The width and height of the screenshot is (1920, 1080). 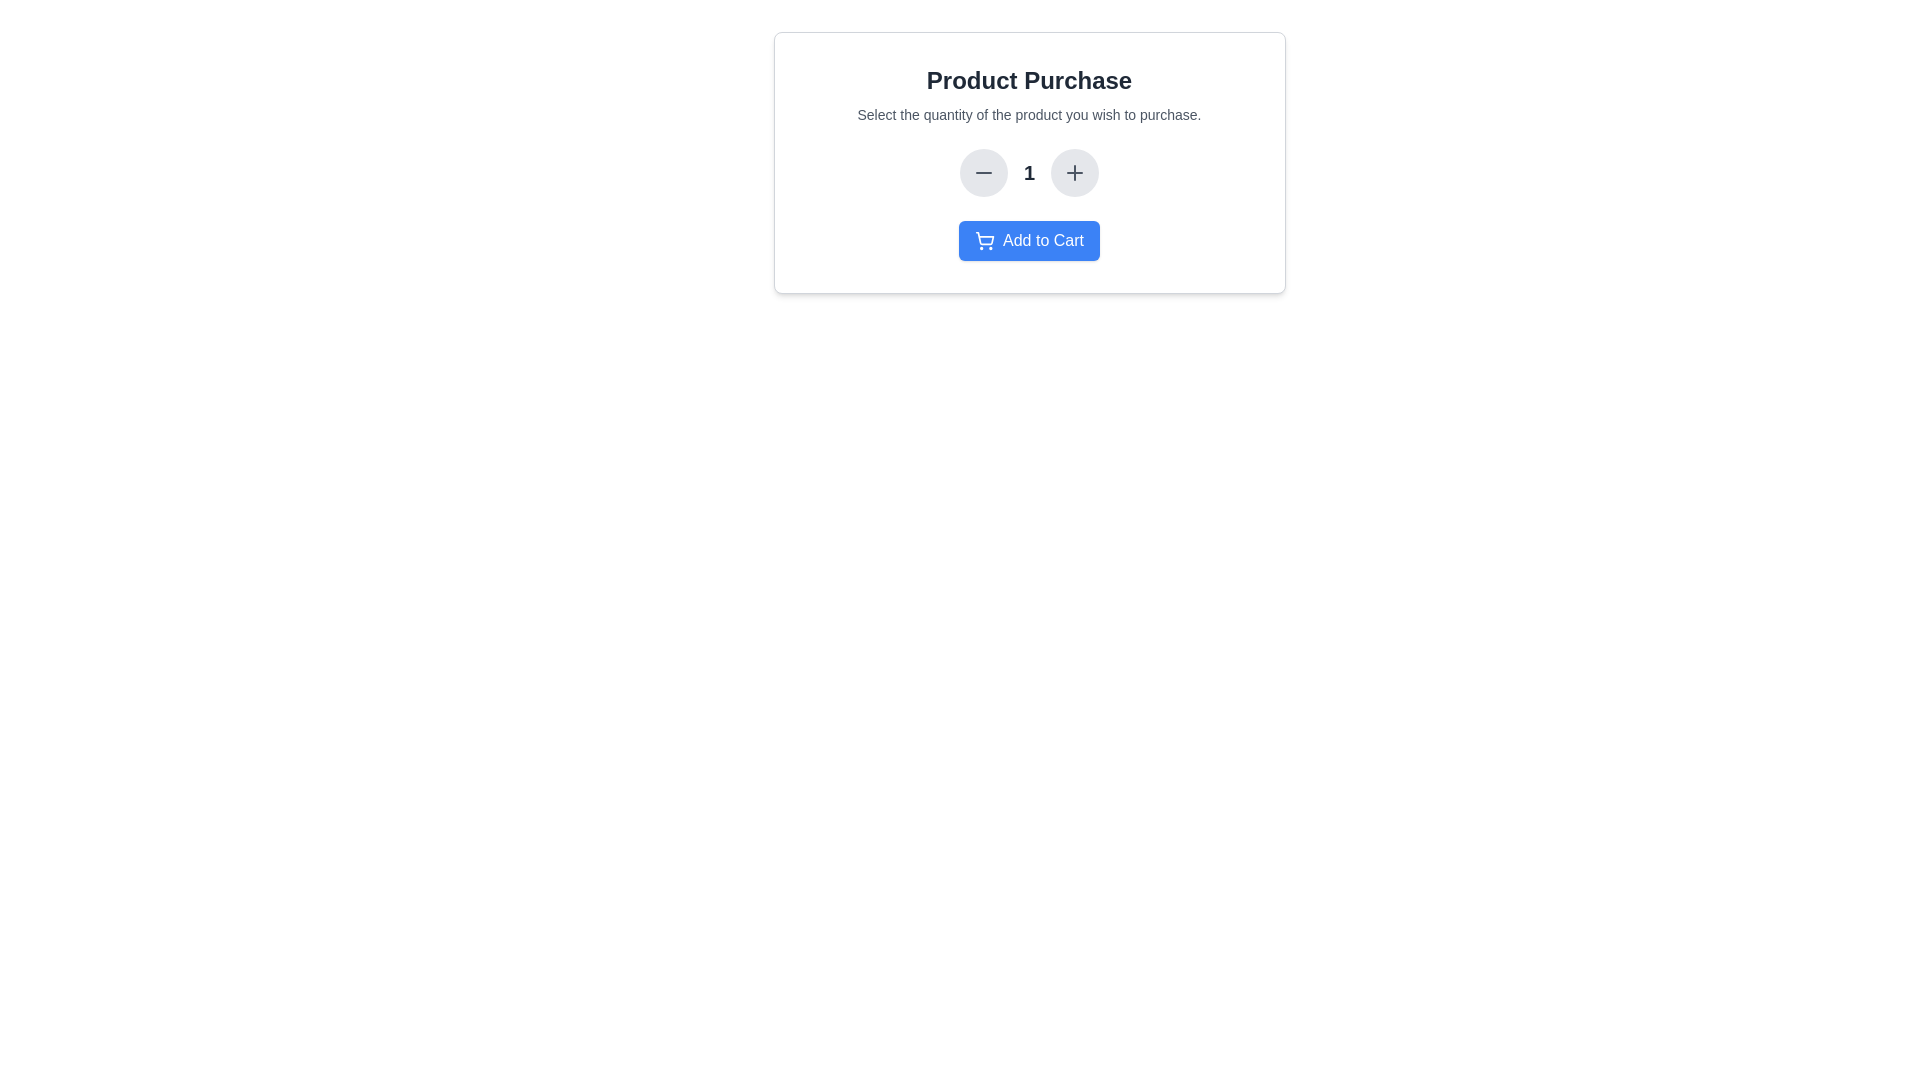 I want to click on the instructional text located just below the main title 'Product Purchase', which provides quantity selection instructions, so click(x=1029, y=115).